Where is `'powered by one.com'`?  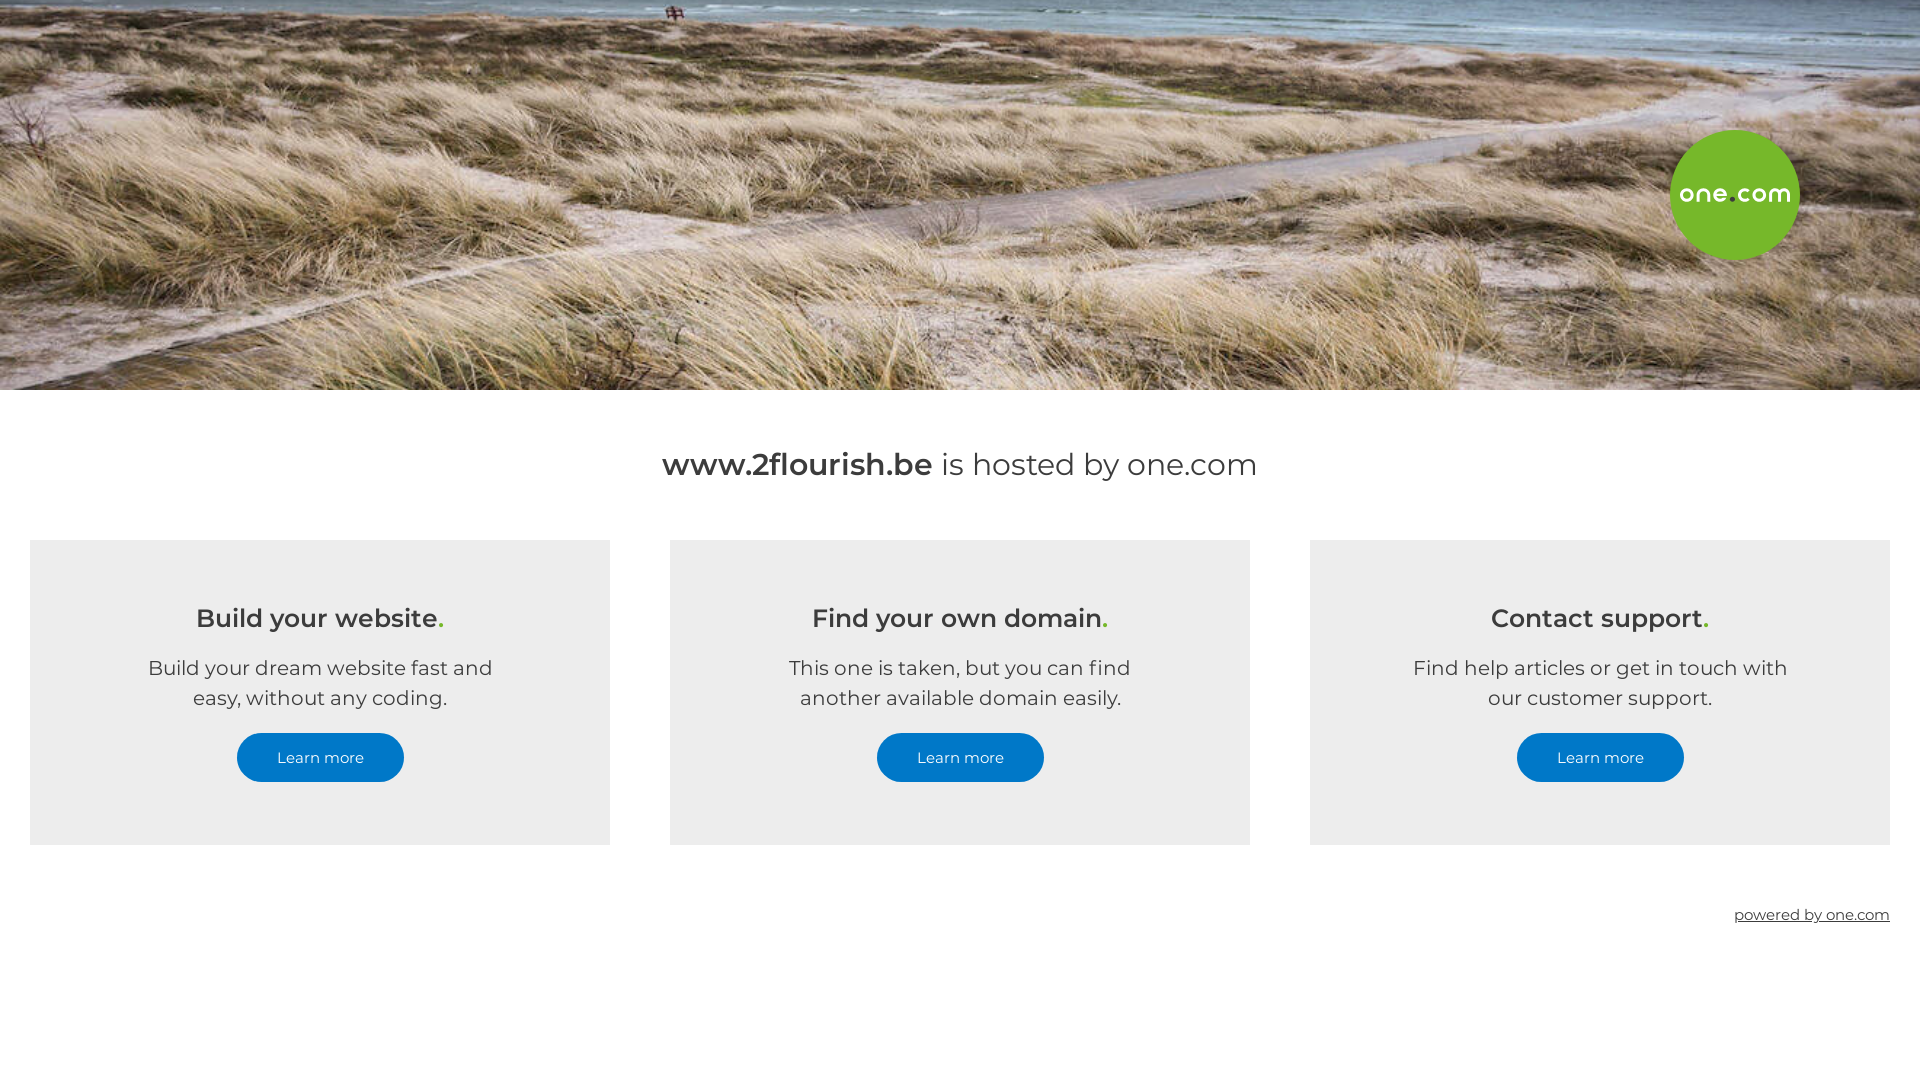 'powered by one.com' is located at coordinates (1732, 914).